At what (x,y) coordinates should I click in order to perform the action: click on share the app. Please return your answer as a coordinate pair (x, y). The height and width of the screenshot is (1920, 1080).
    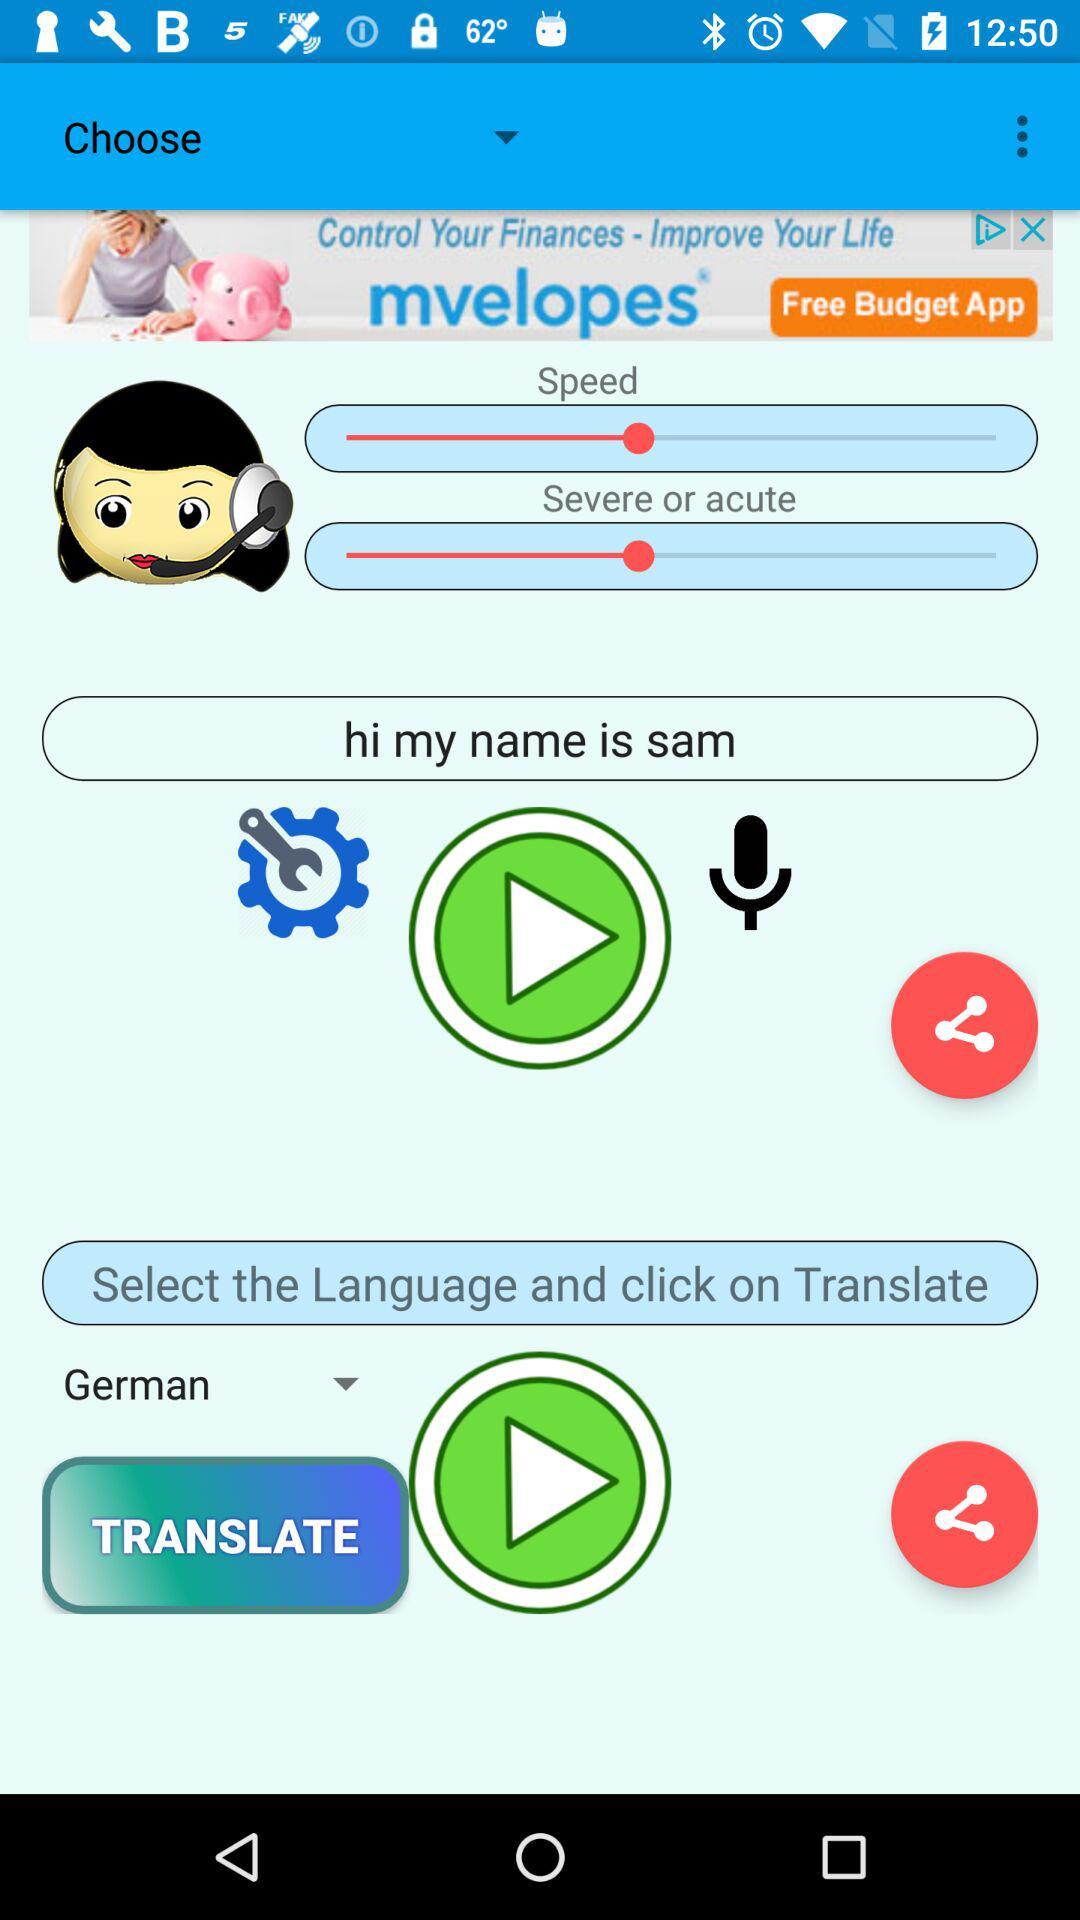
    Looking at the image, I should click on (963, 1514).